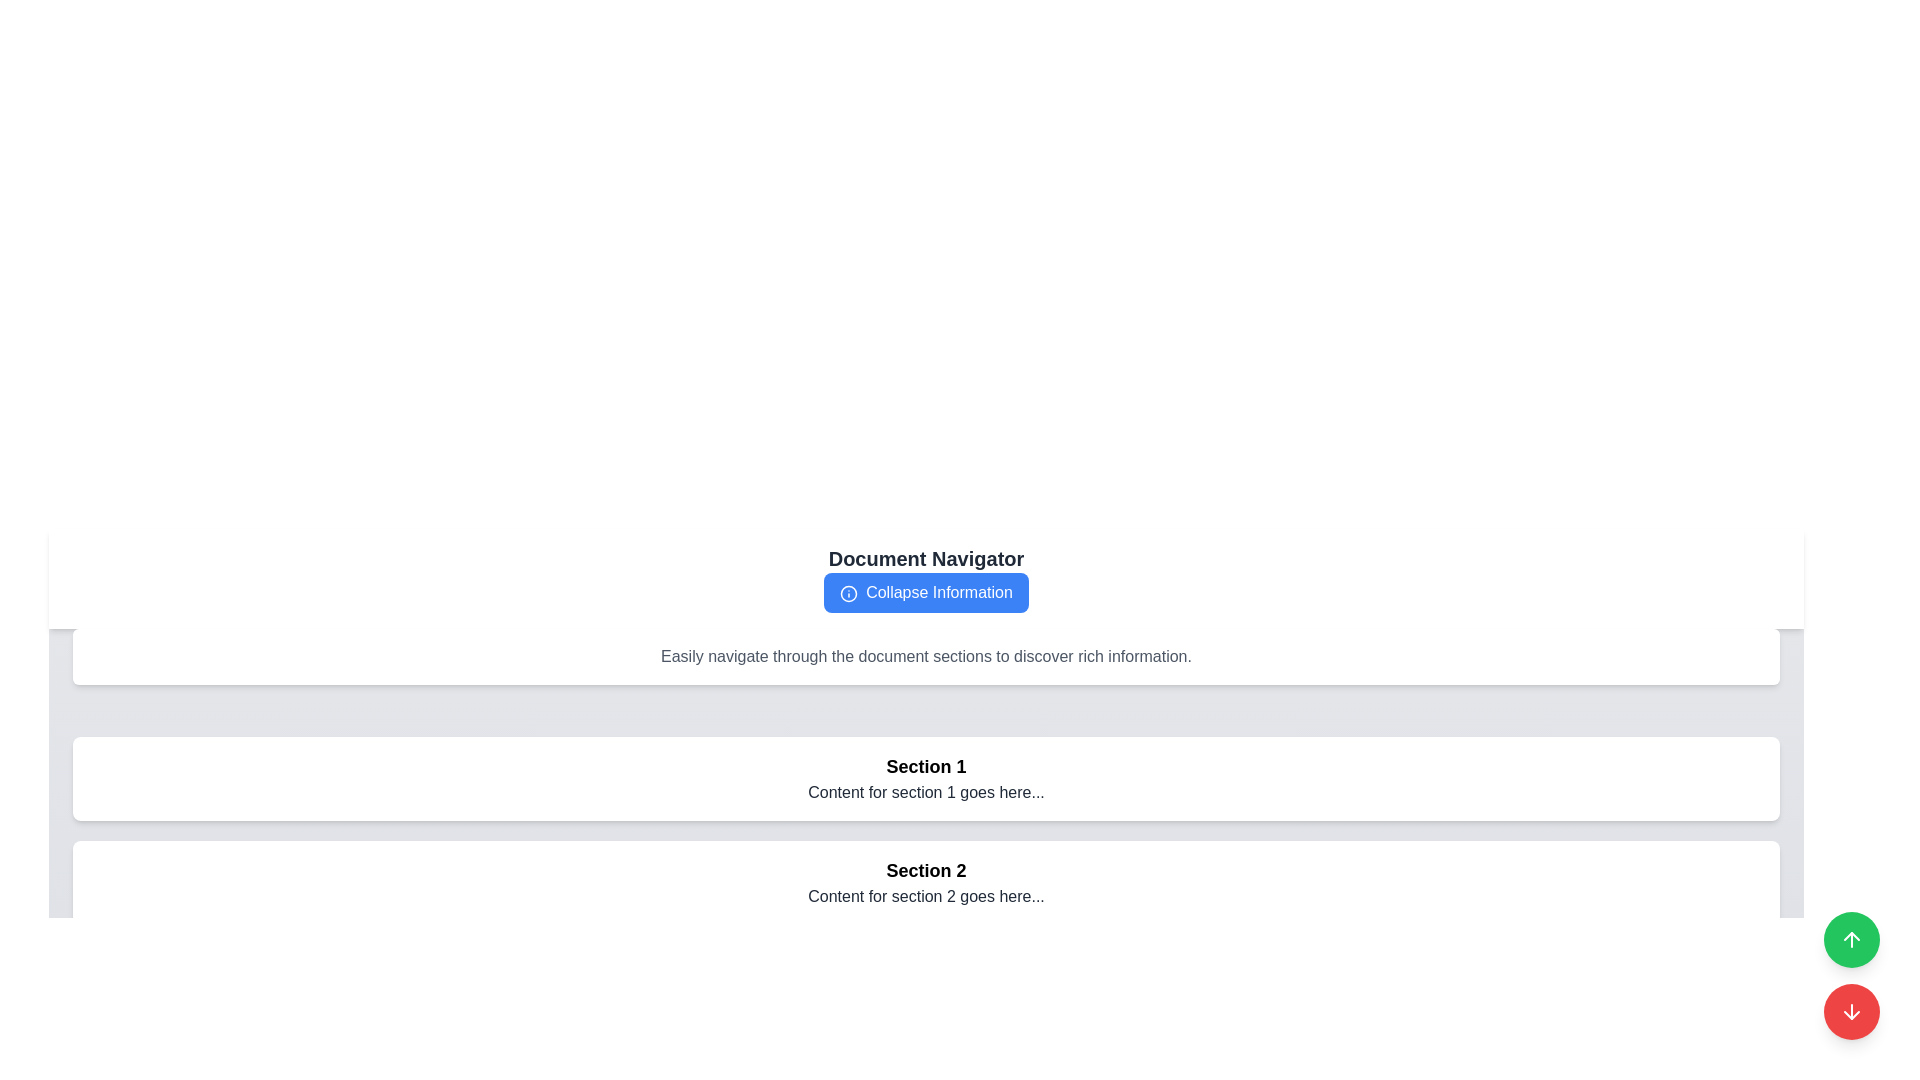 The image size is (1920, 1080). Describe the element at coordinates (1851, 974) in the screenshot. I see `the green upward arrow button in the vertical navigation control` at that location.